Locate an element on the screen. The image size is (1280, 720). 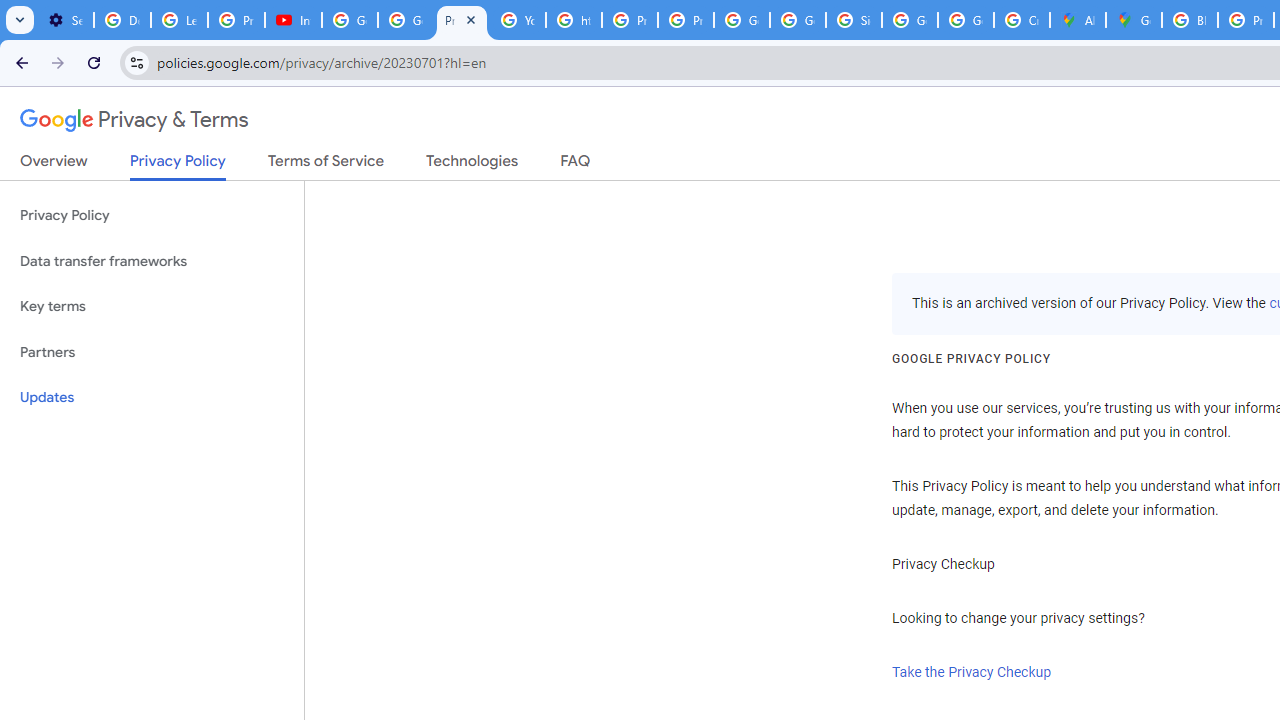
'Key terms' is located at coordinates (151, 306).